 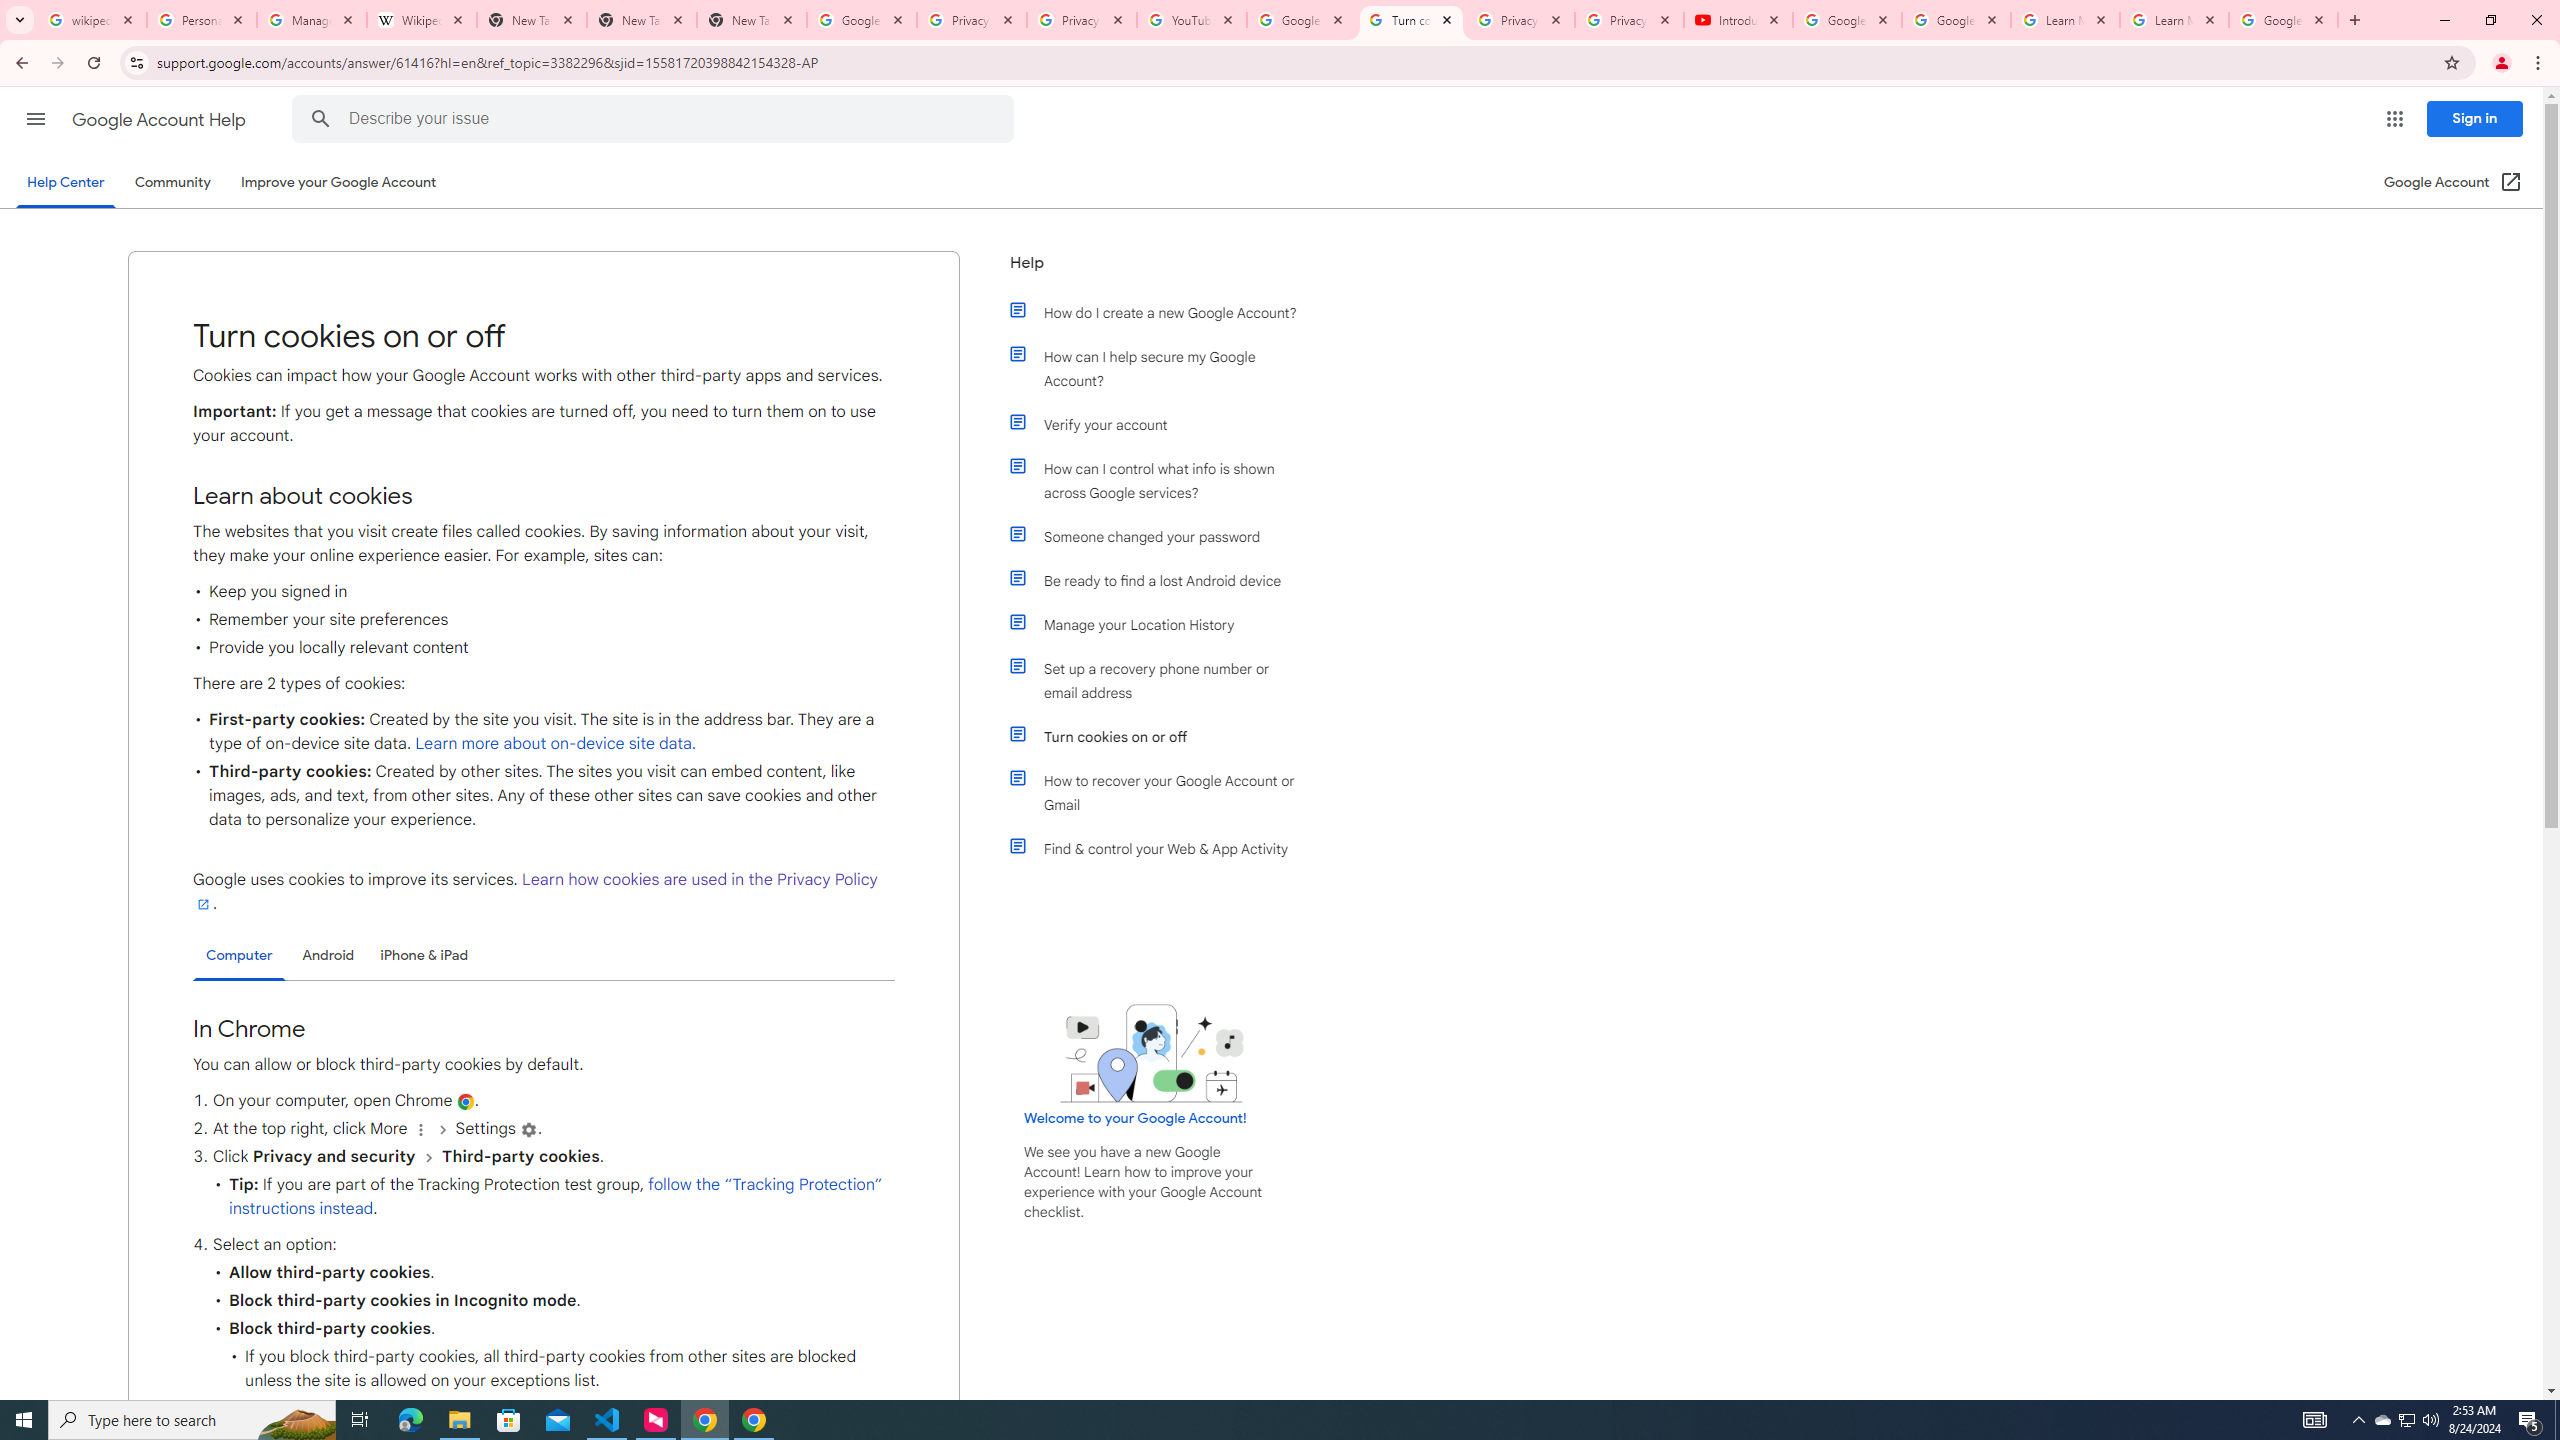 What do you see at coordinates (1162, 536) in the screenshot?
I see `'Someone changed your password'` at bounding box center [1162, 536].